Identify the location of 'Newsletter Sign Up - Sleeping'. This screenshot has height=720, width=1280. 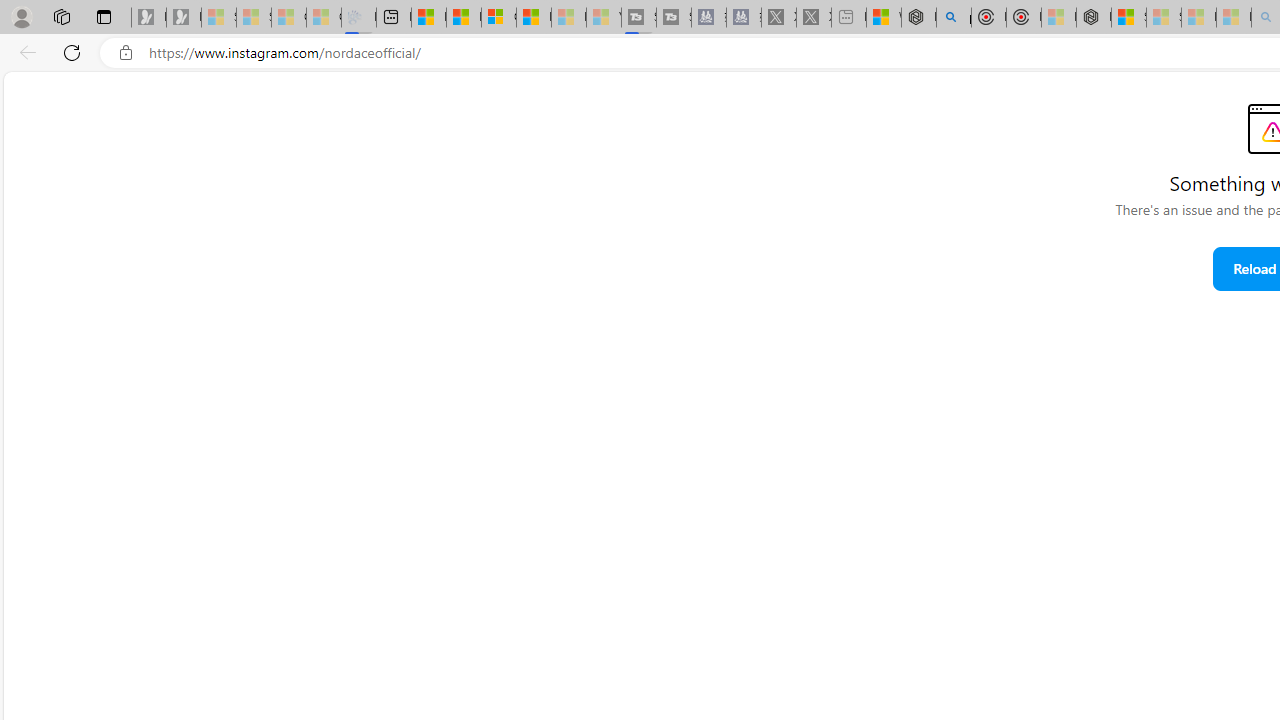
(183, 17).